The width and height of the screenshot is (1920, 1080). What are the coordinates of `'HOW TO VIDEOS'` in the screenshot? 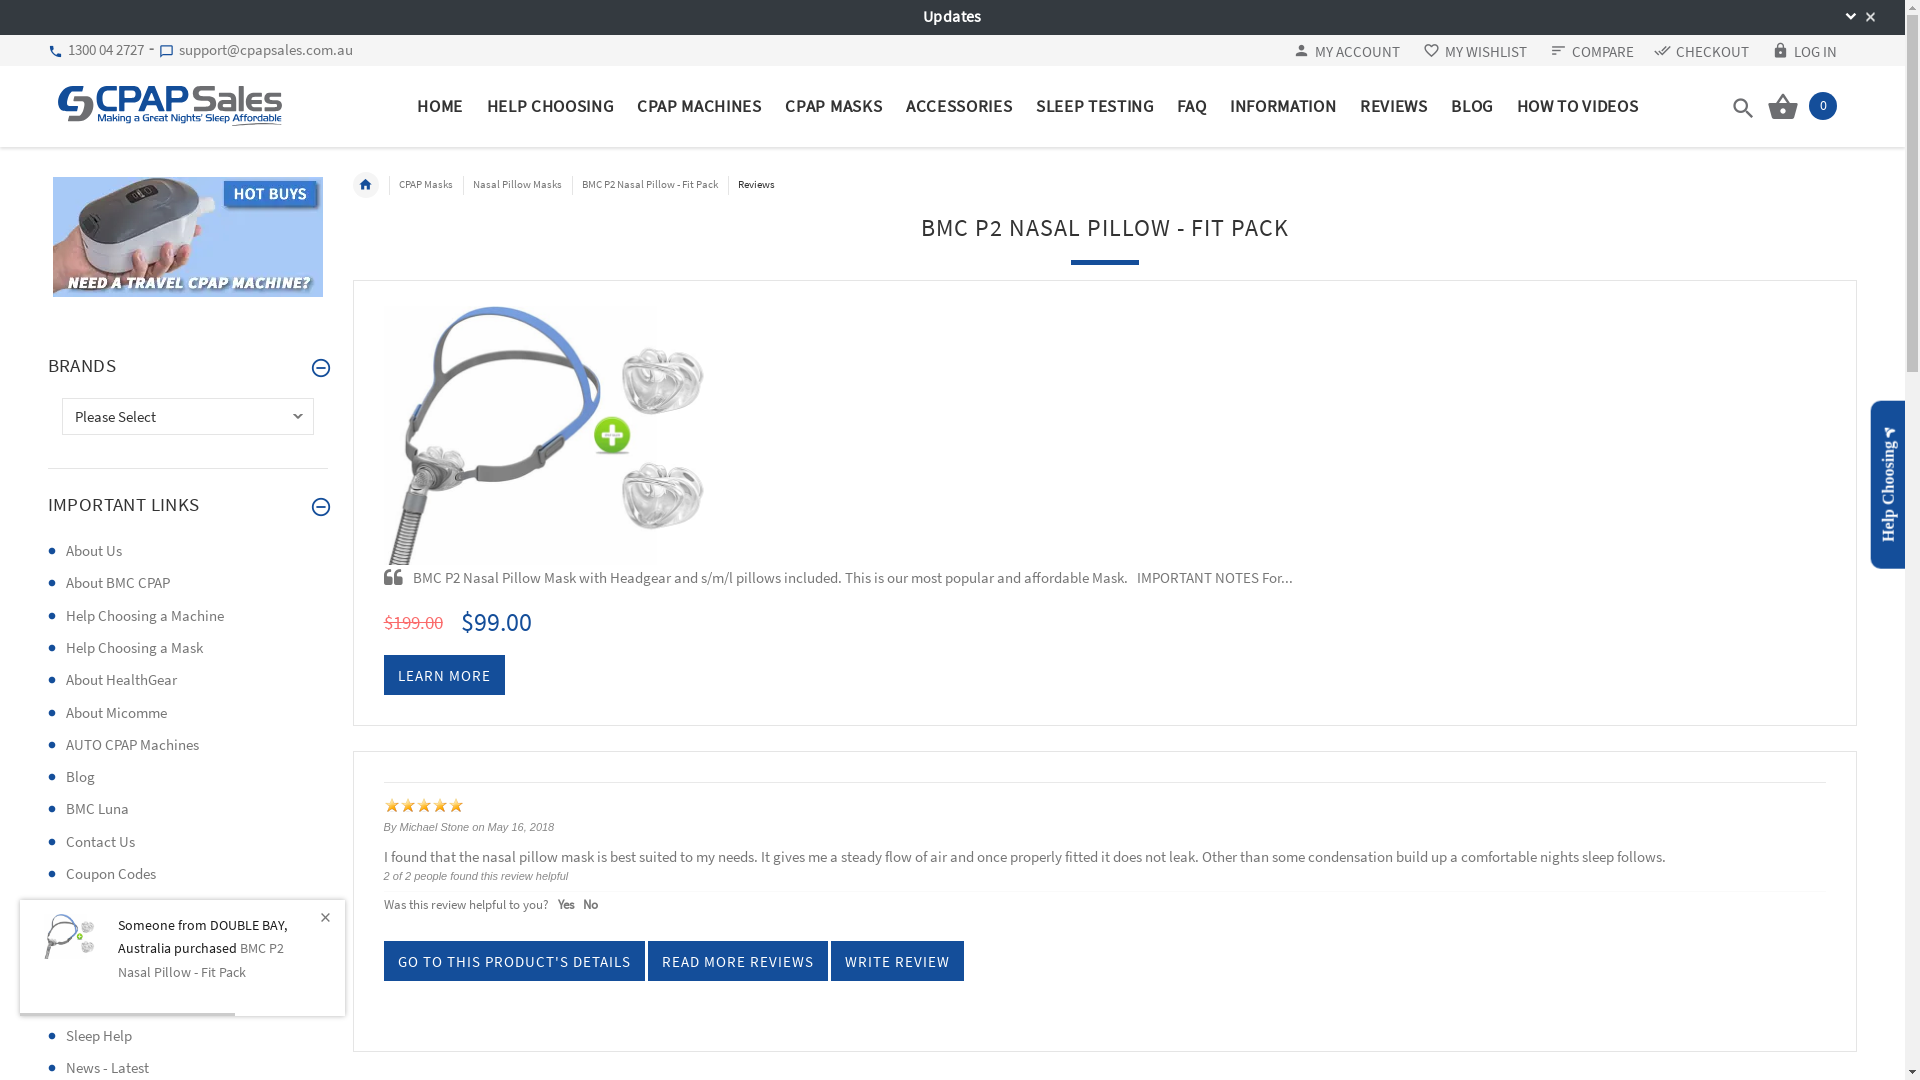 It's located at (1570, 106).